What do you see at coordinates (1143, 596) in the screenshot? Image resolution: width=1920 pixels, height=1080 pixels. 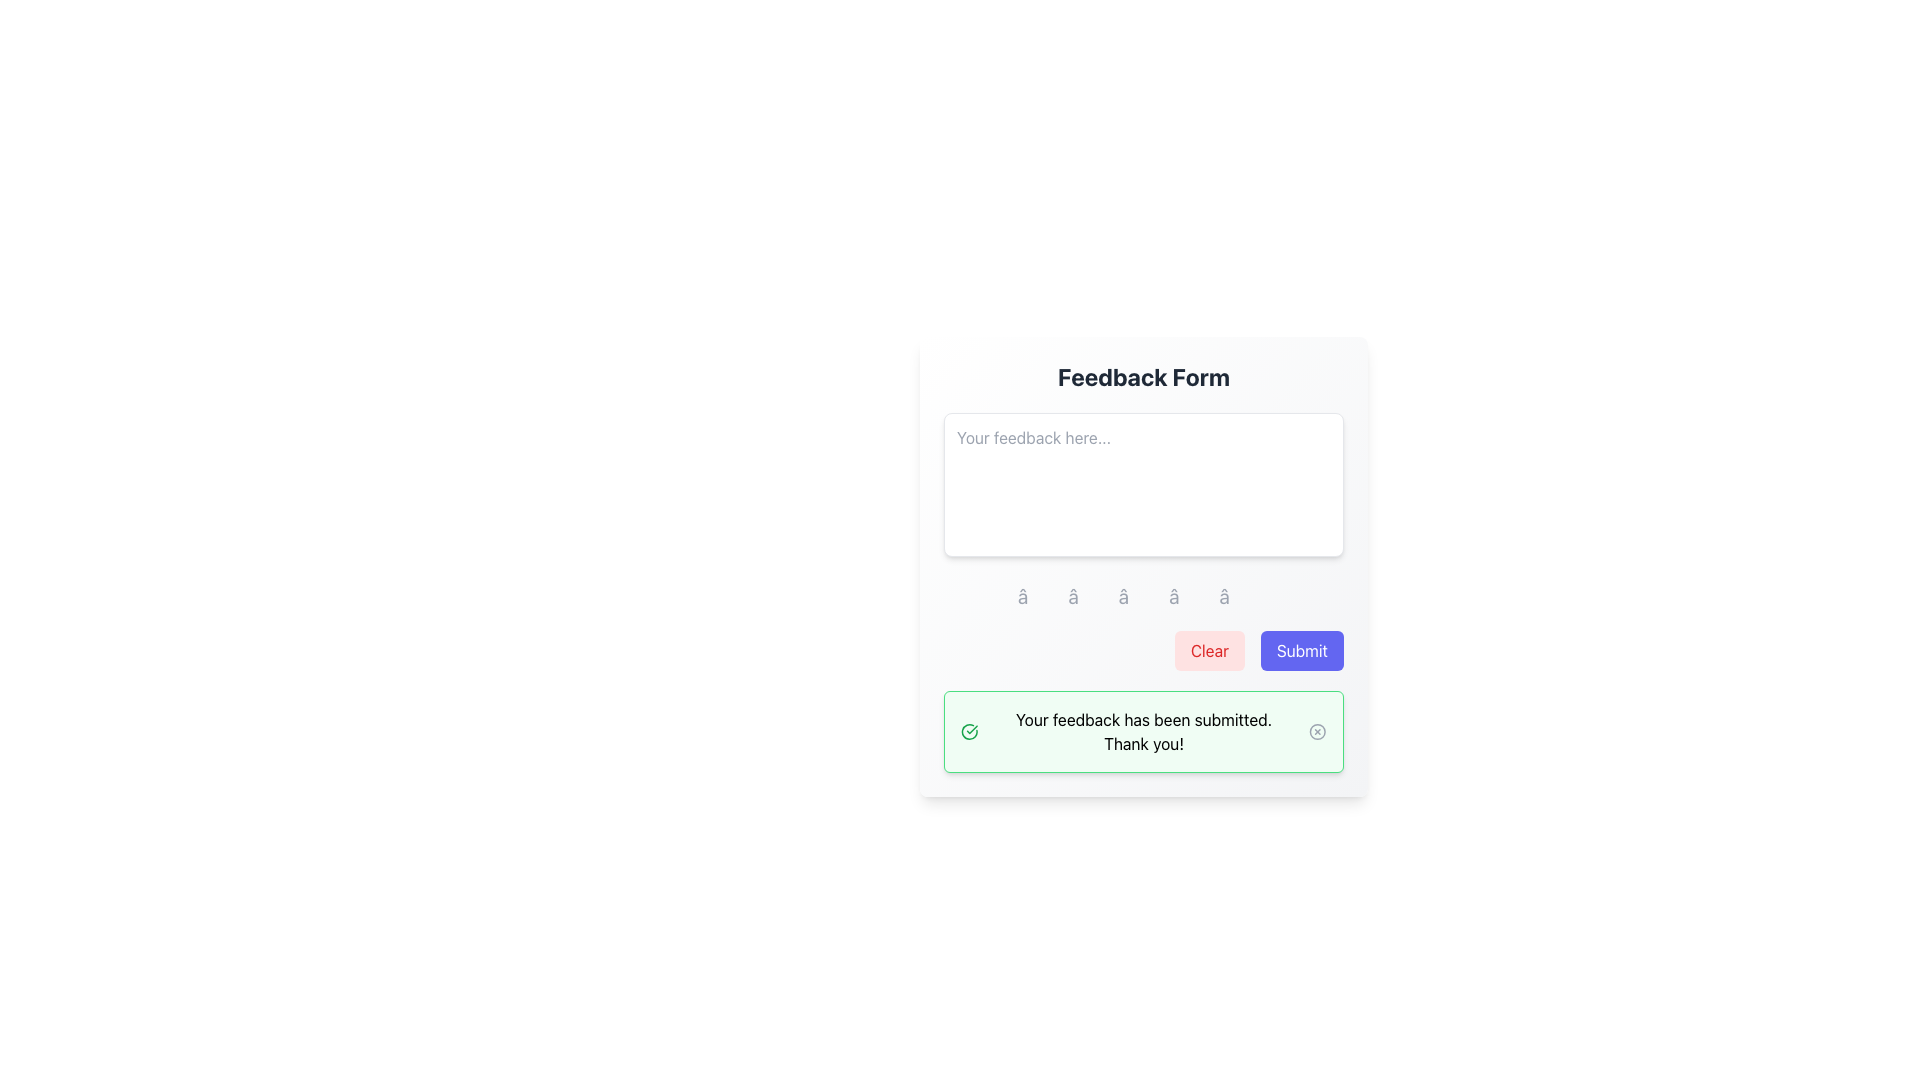 I see `one of the five star icons in the Rating control` at bounding box center [1143, 596].